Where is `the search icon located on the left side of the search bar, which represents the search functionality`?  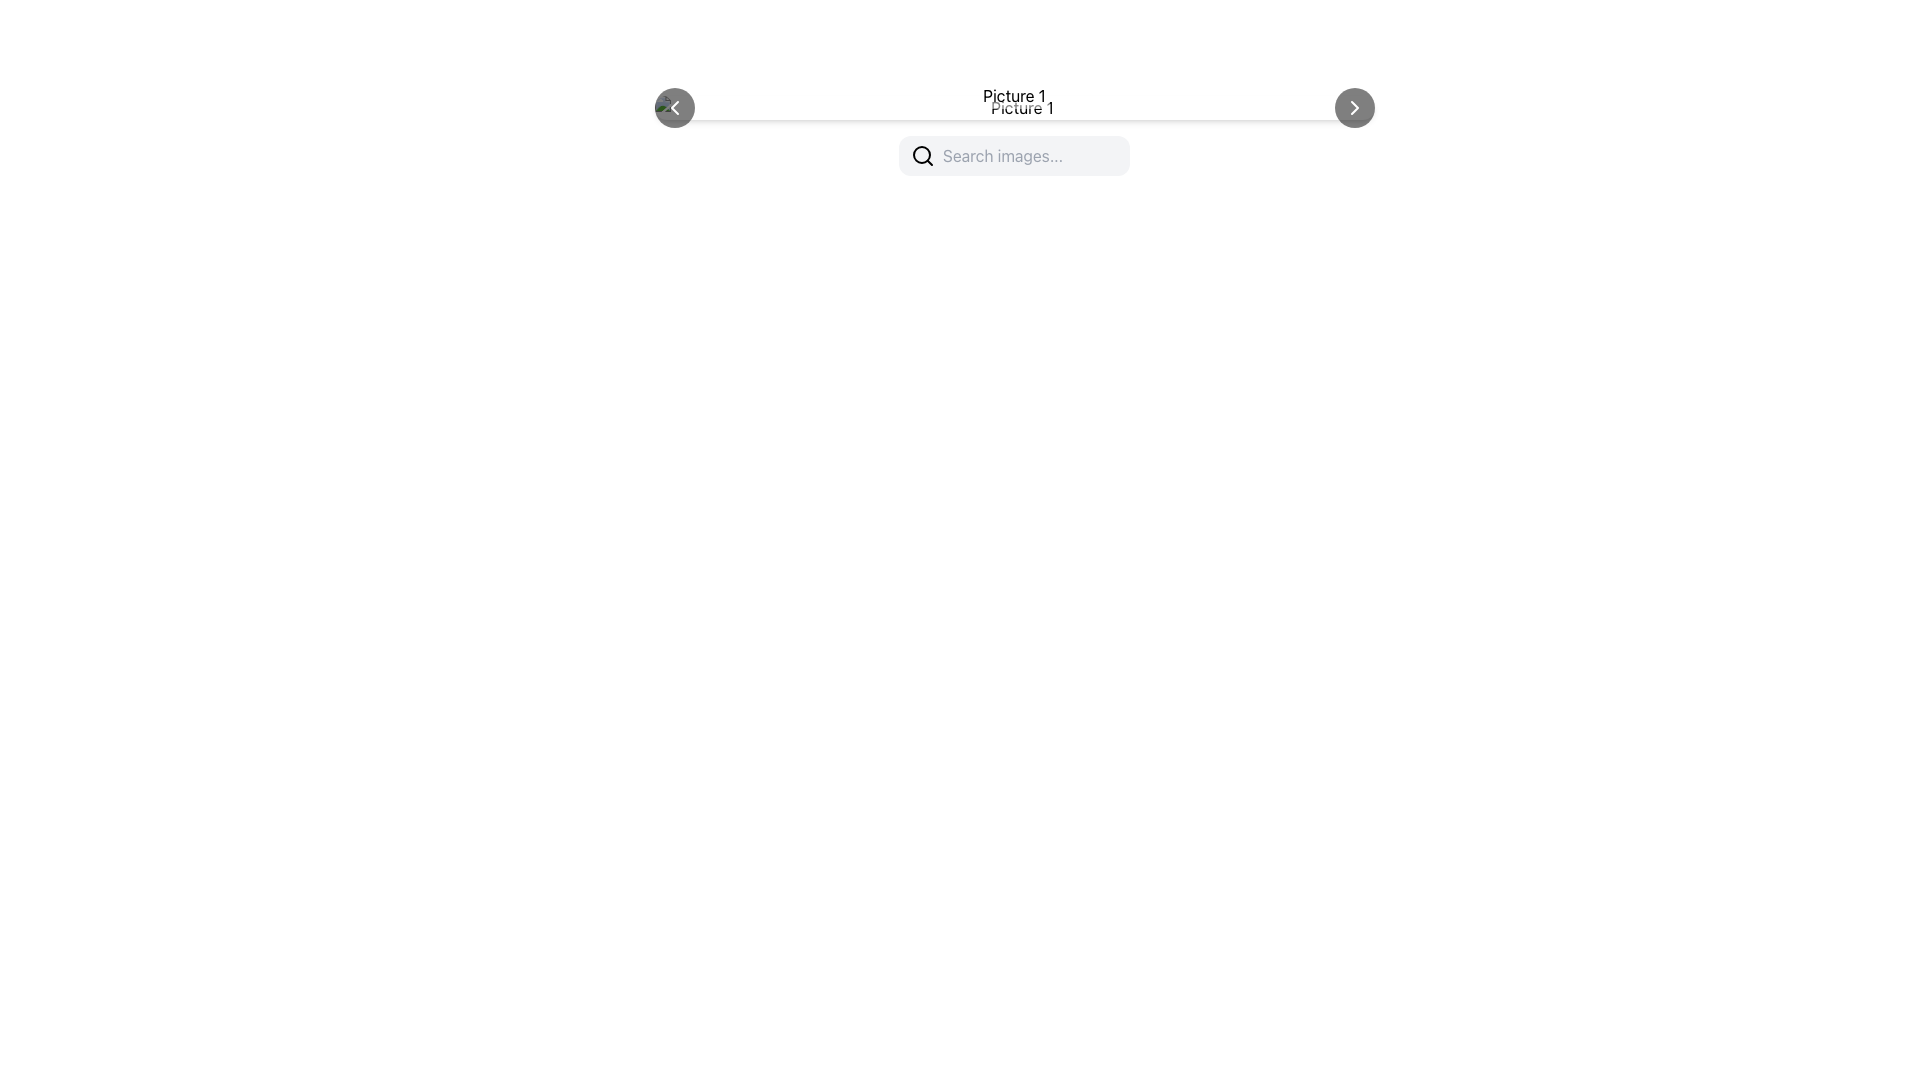
the search icon located on the left side of the search bar, which represents the search functionality is located at coordinates (921, 154).